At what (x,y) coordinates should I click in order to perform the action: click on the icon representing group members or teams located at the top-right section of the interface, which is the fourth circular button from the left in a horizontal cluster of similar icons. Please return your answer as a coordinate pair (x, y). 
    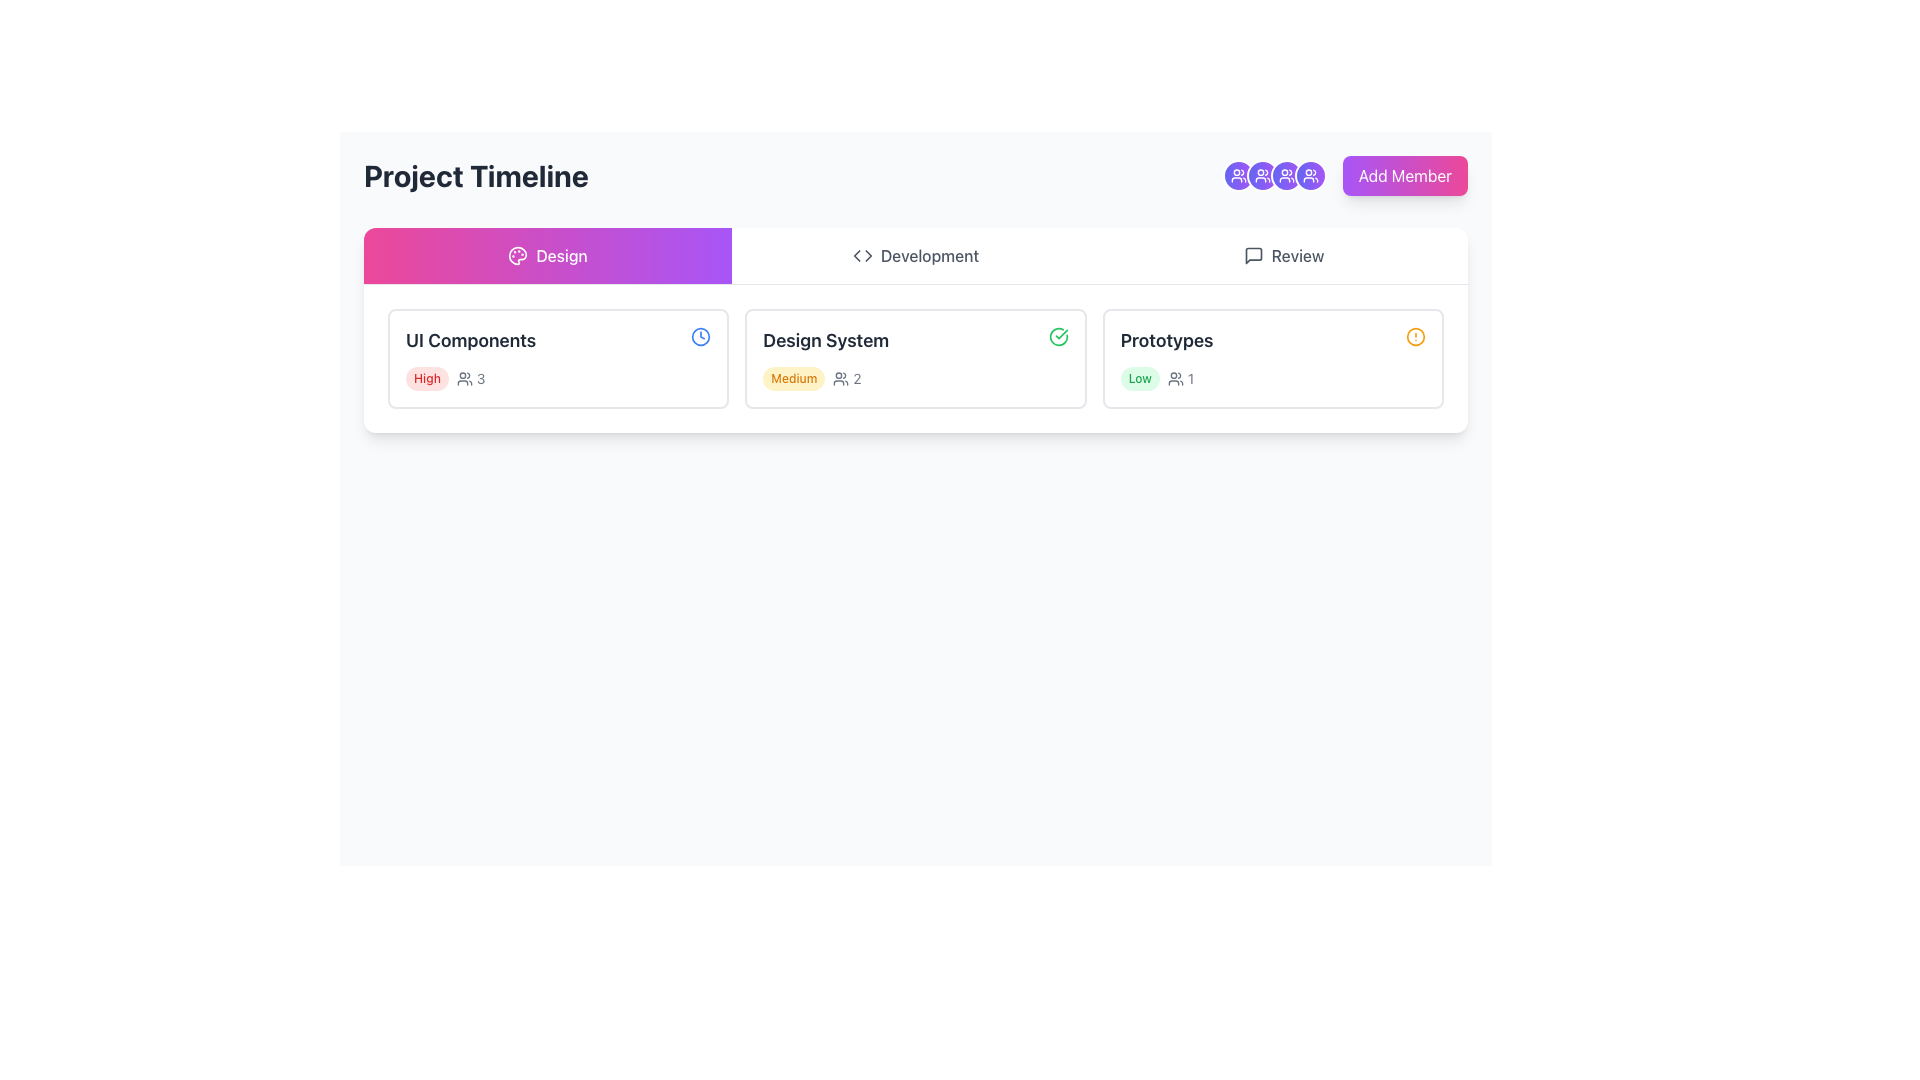
    Looking at the image, I should click on (1286, 175).